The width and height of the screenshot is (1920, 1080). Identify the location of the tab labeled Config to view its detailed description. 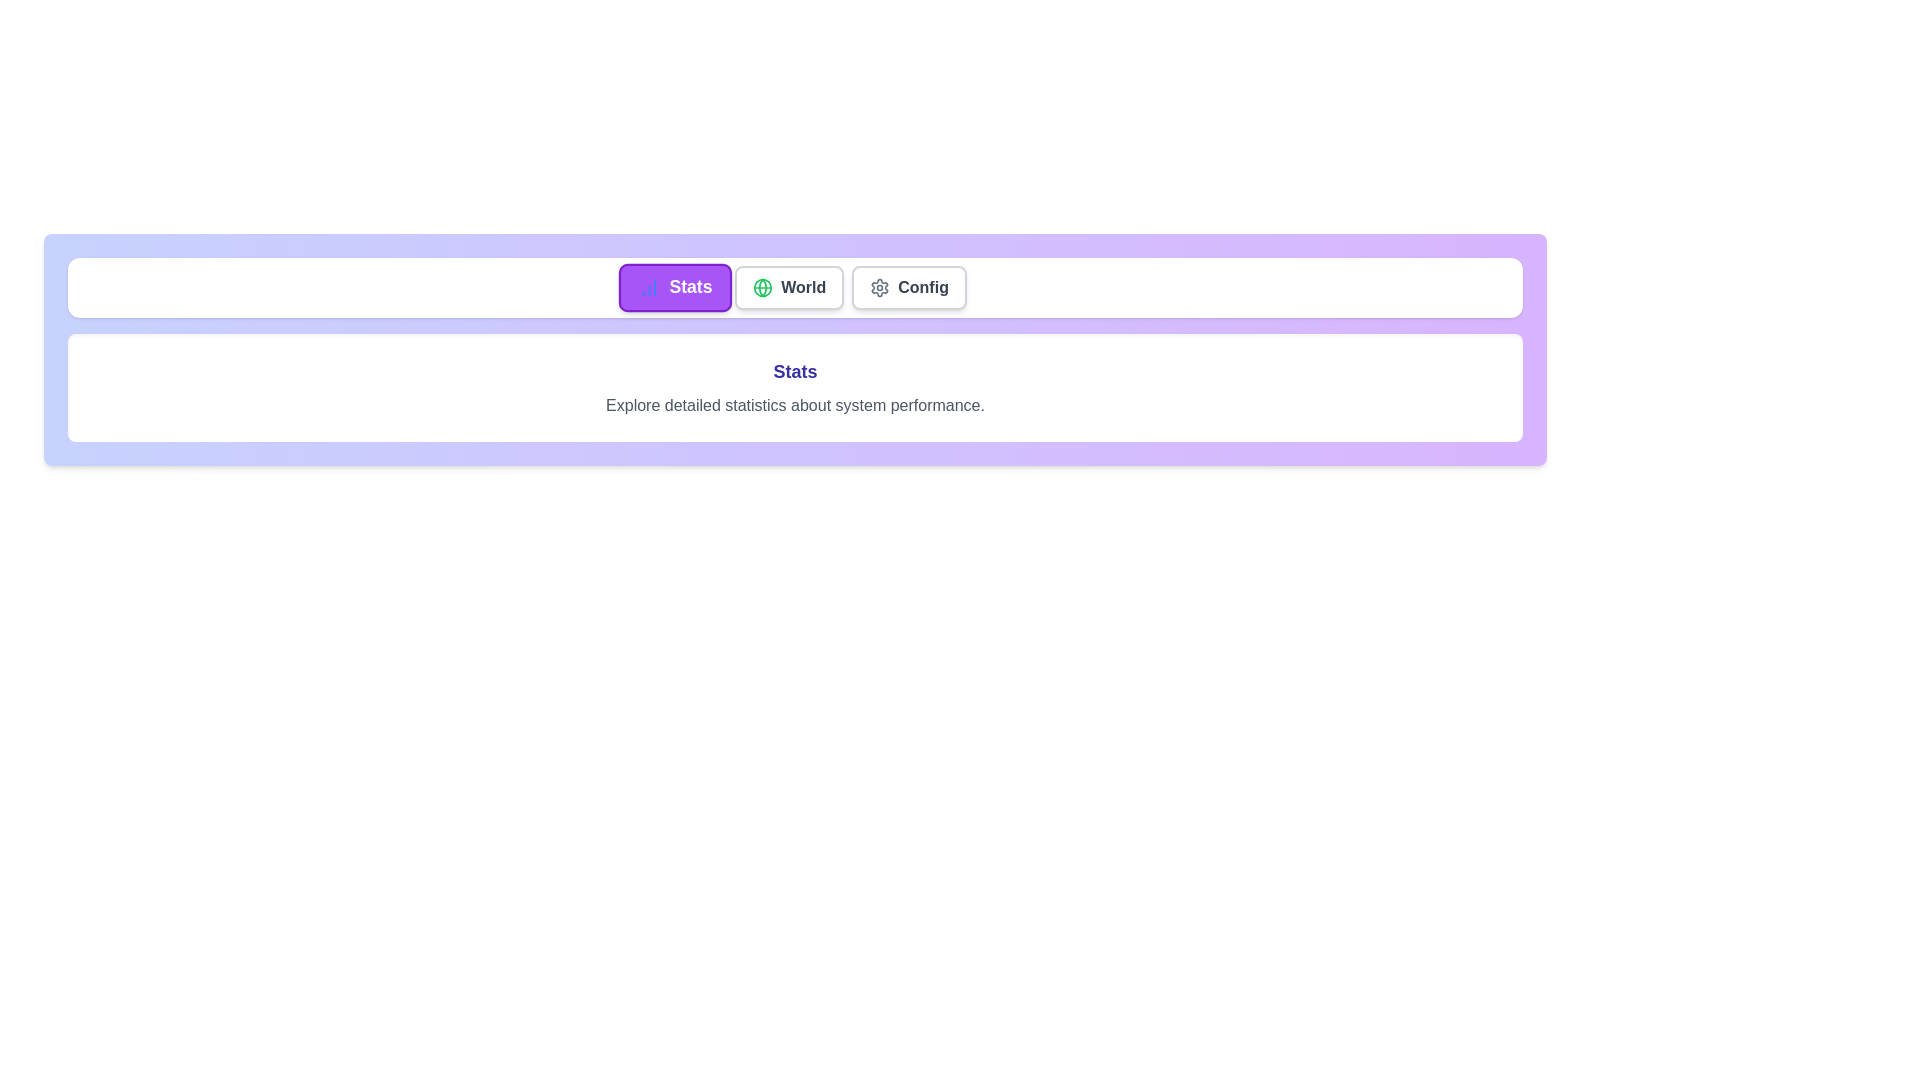
(908, 288).